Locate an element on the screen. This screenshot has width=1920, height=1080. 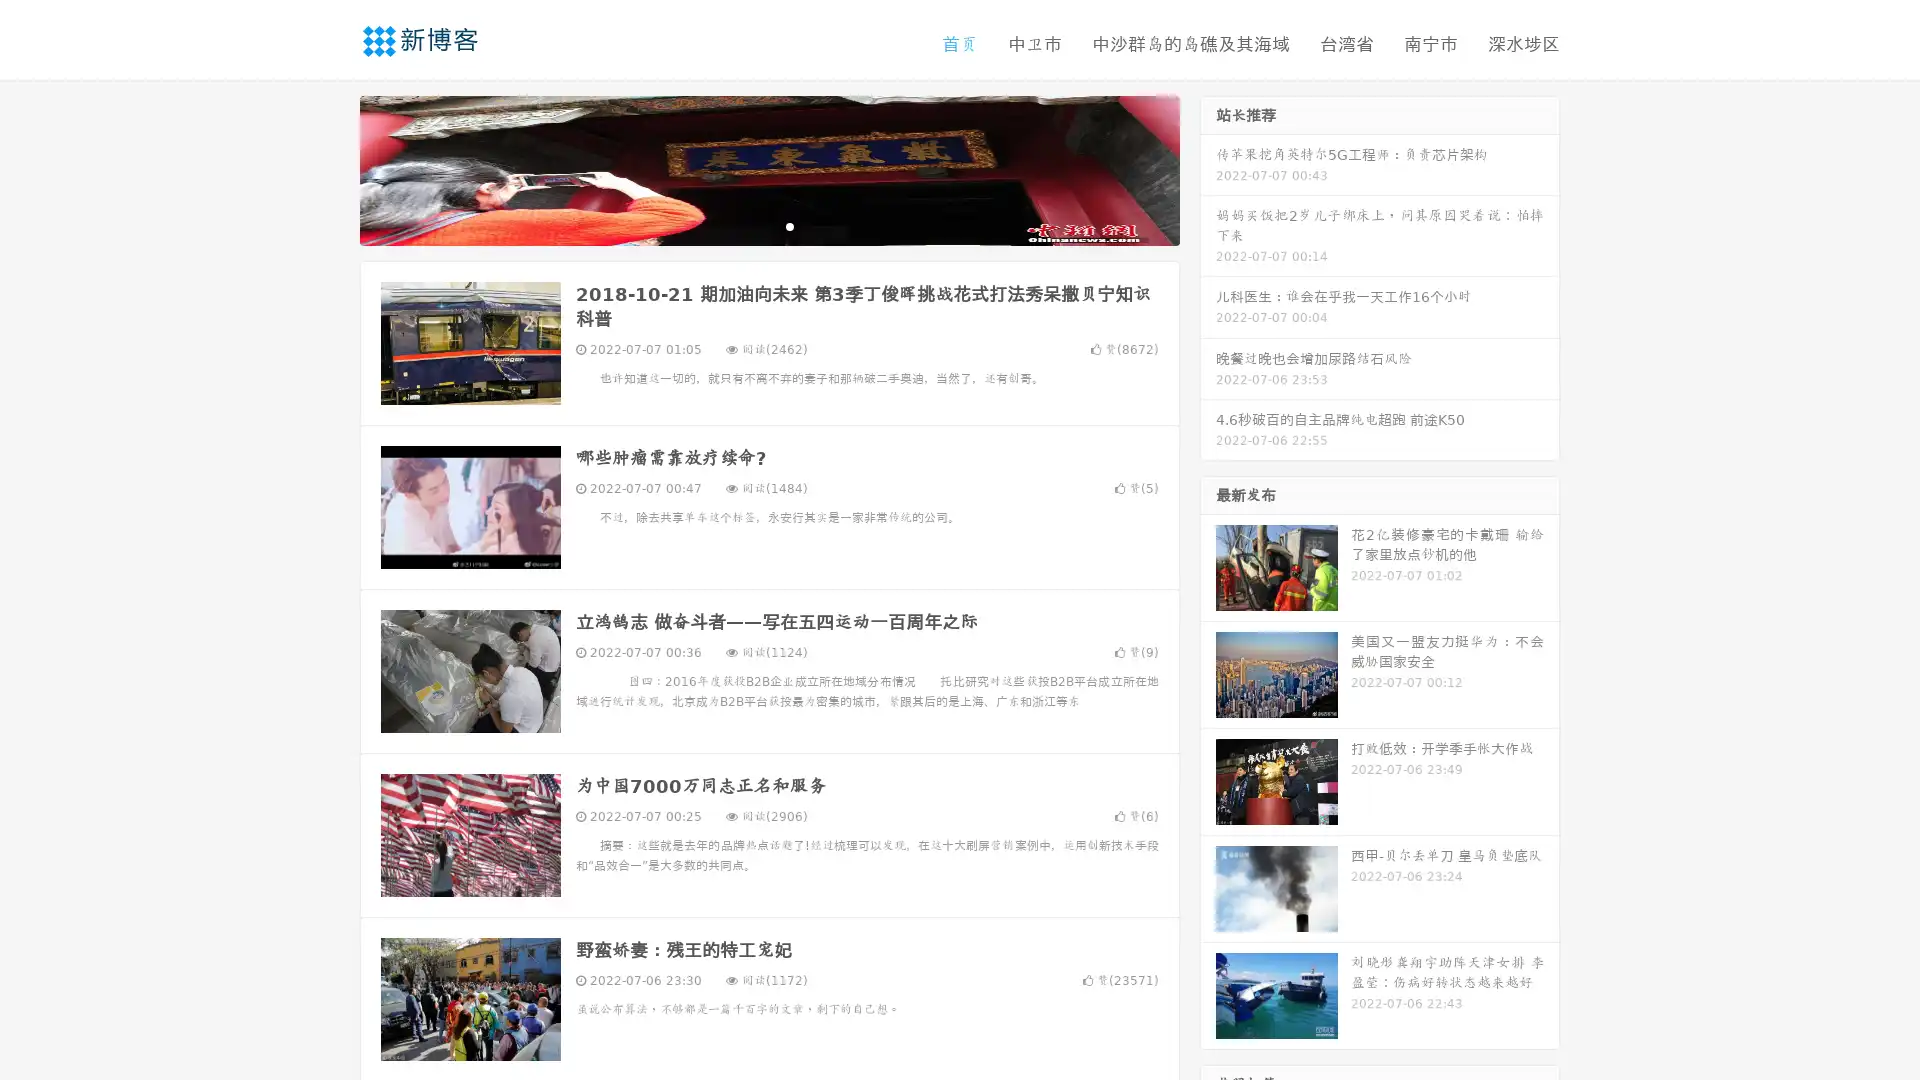
Previous slide is located at coordinates (330, 168).